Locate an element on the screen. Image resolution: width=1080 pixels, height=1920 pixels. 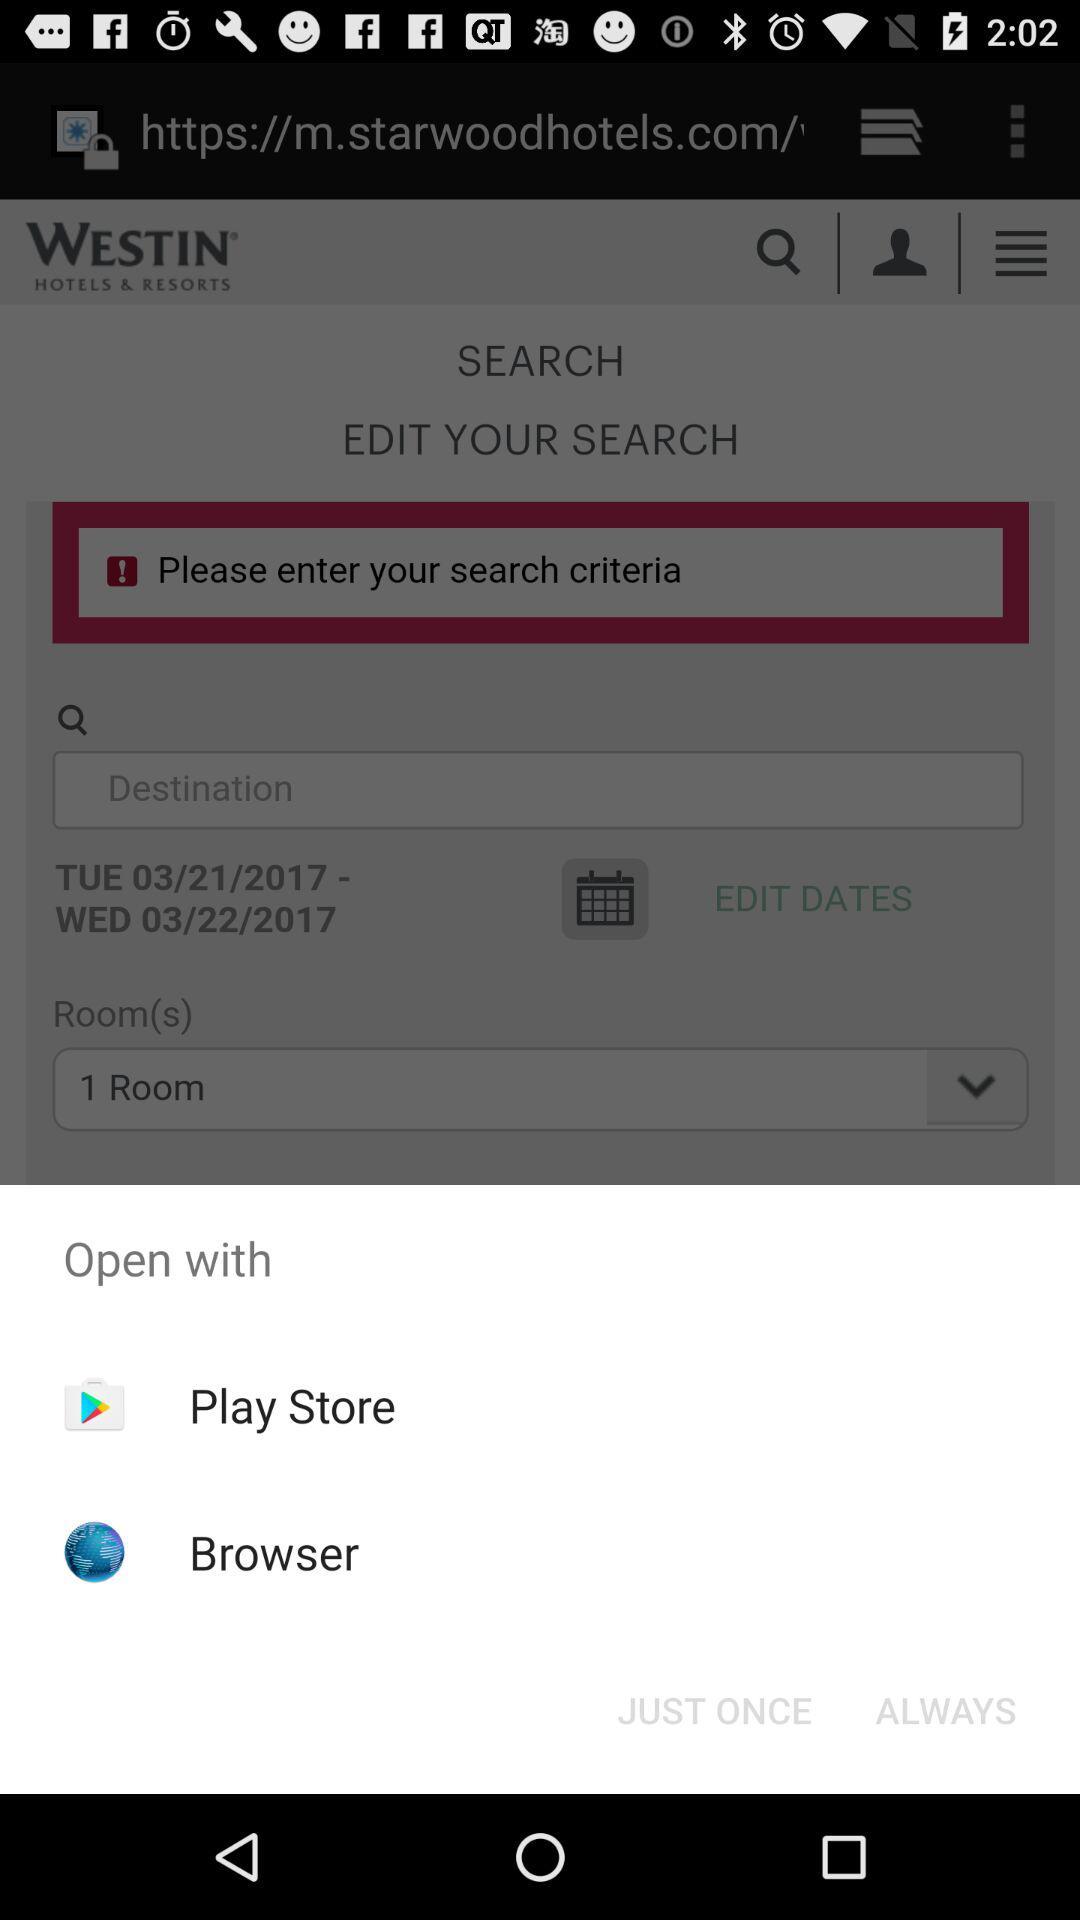
the item below open with icon is located at coordinates (713, 1708).